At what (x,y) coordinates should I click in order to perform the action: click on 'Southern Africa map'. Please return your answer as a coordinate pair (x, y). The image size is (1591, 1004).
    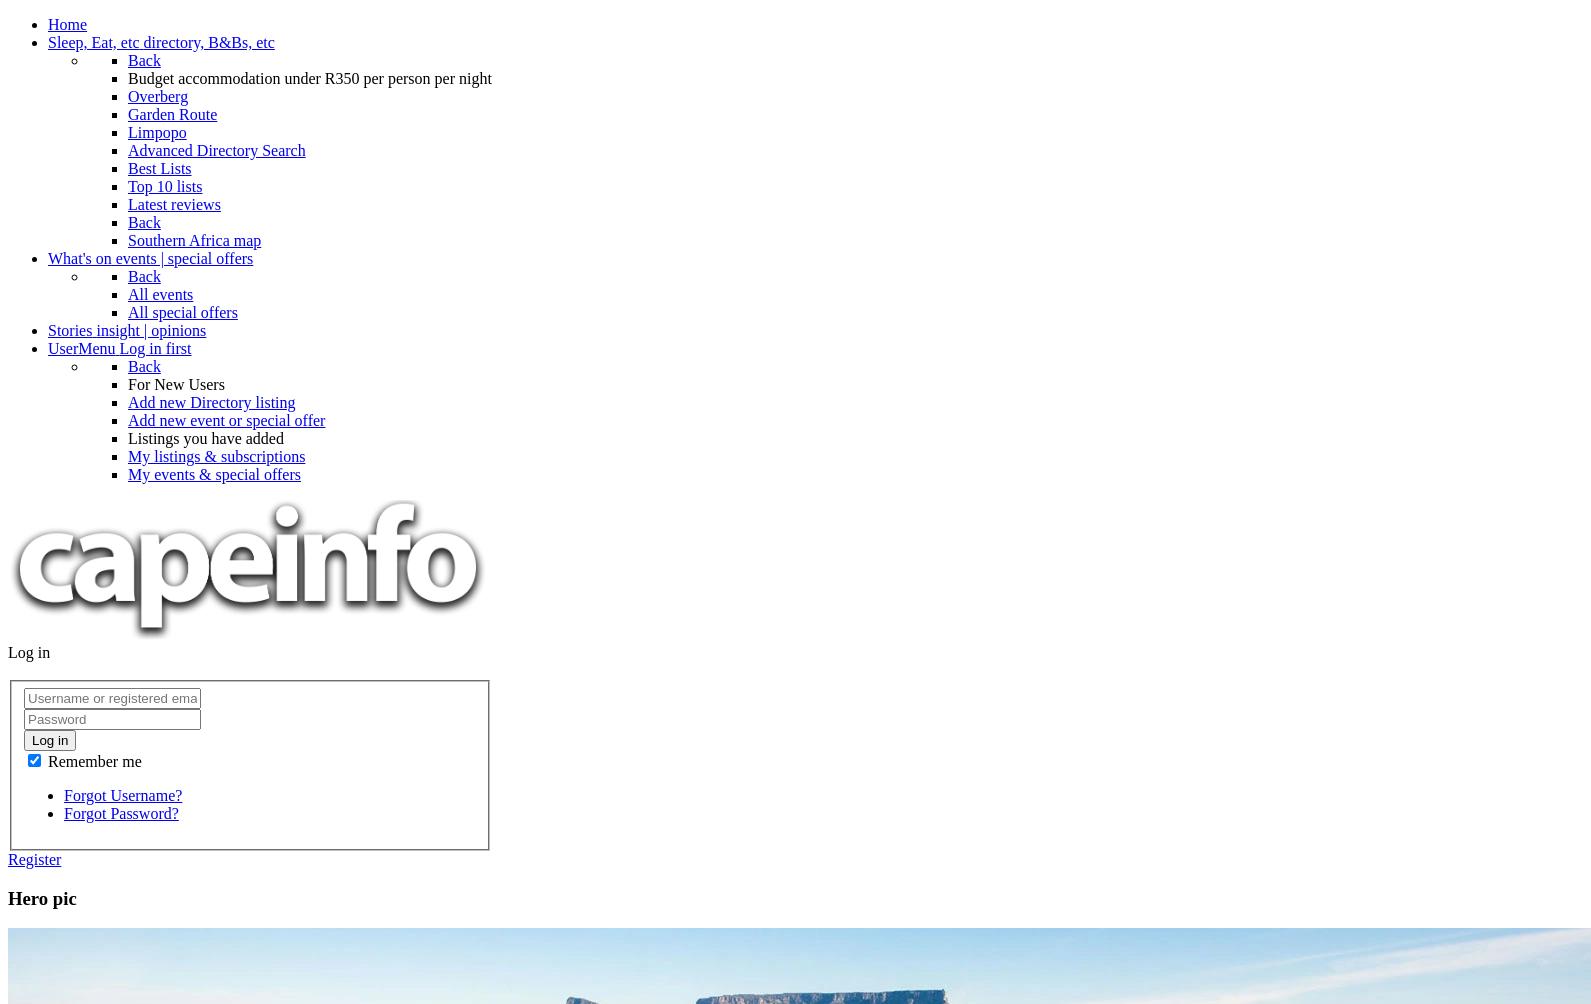
    Looking at the image, I should click on (193, 239).